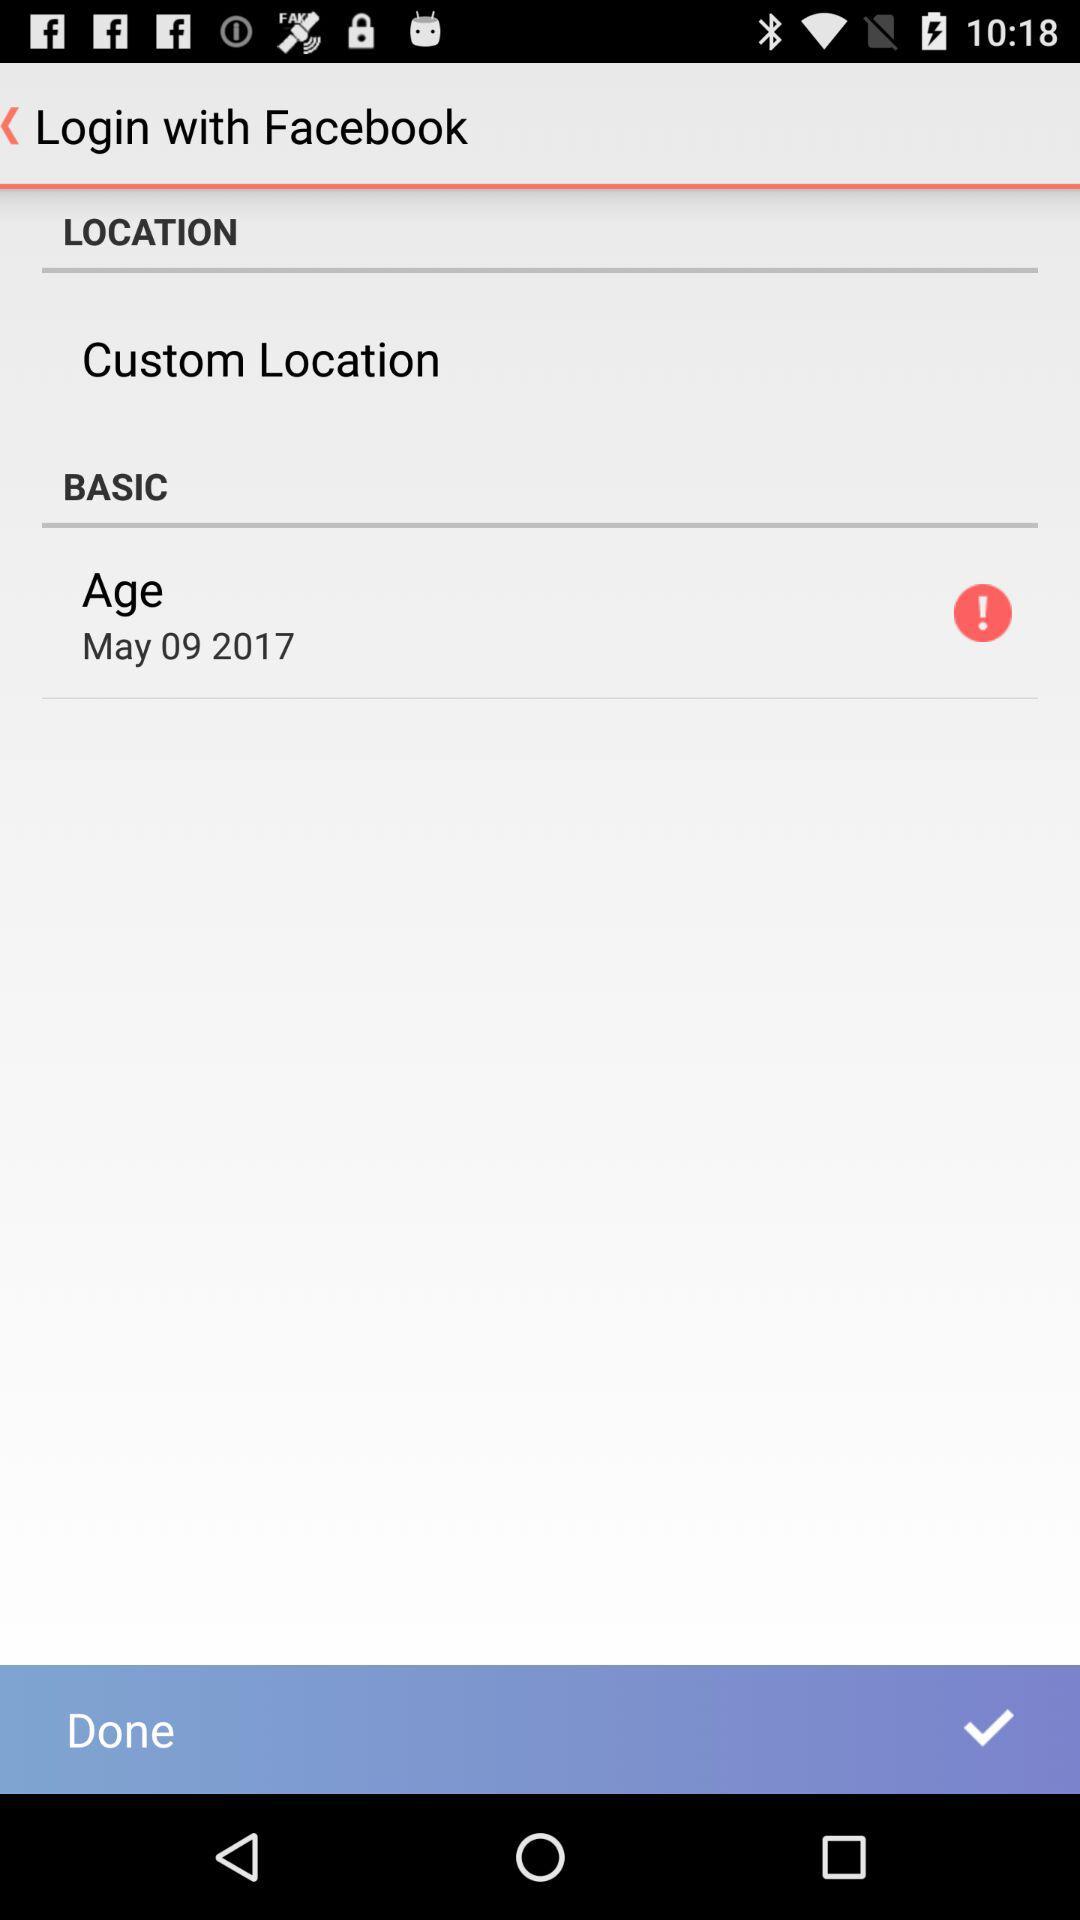 The width and height of the screenshot is (1080, 1920). Describe the element at coordinates (540, 485) in the screenshot. I see `the basic` at that location.